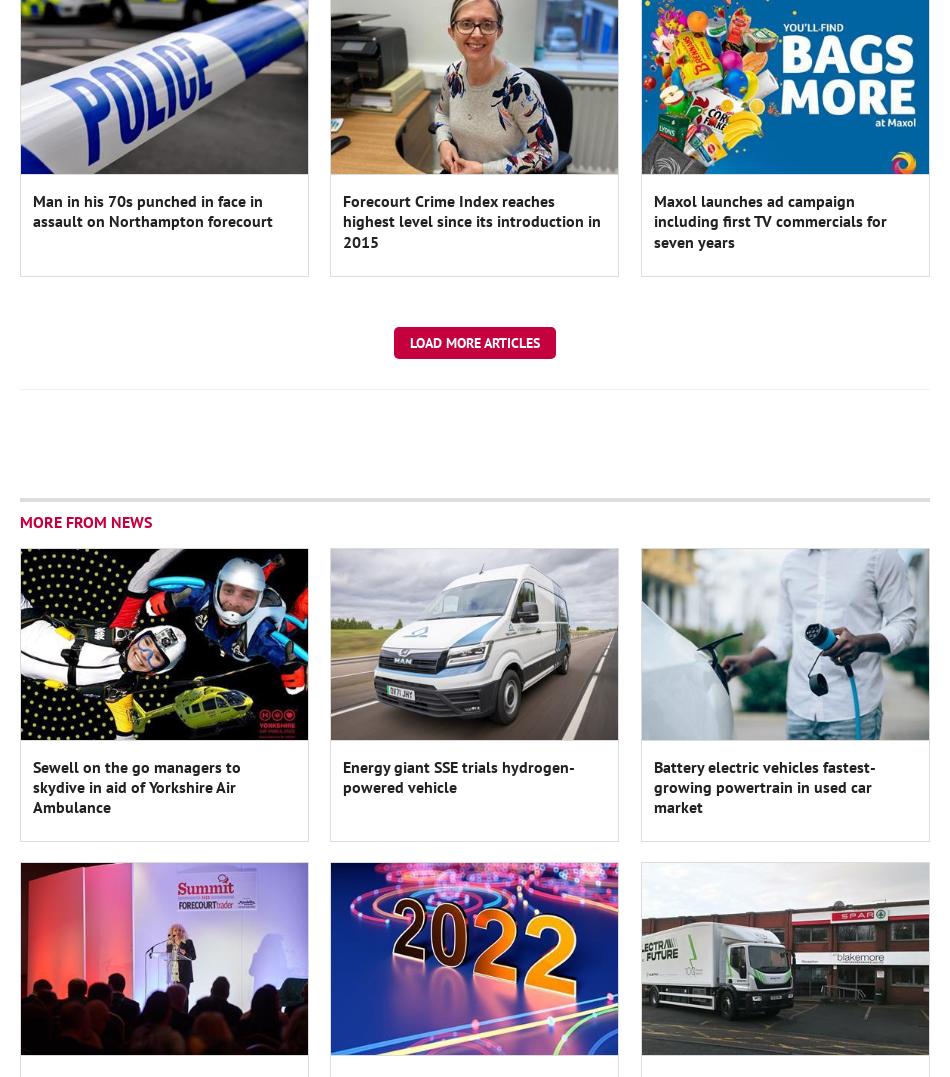 This screenshot has height=1077, width=950. I want to click on 'Police alert after spate of thefts of fuel cards from lorries', so click(460, 396).